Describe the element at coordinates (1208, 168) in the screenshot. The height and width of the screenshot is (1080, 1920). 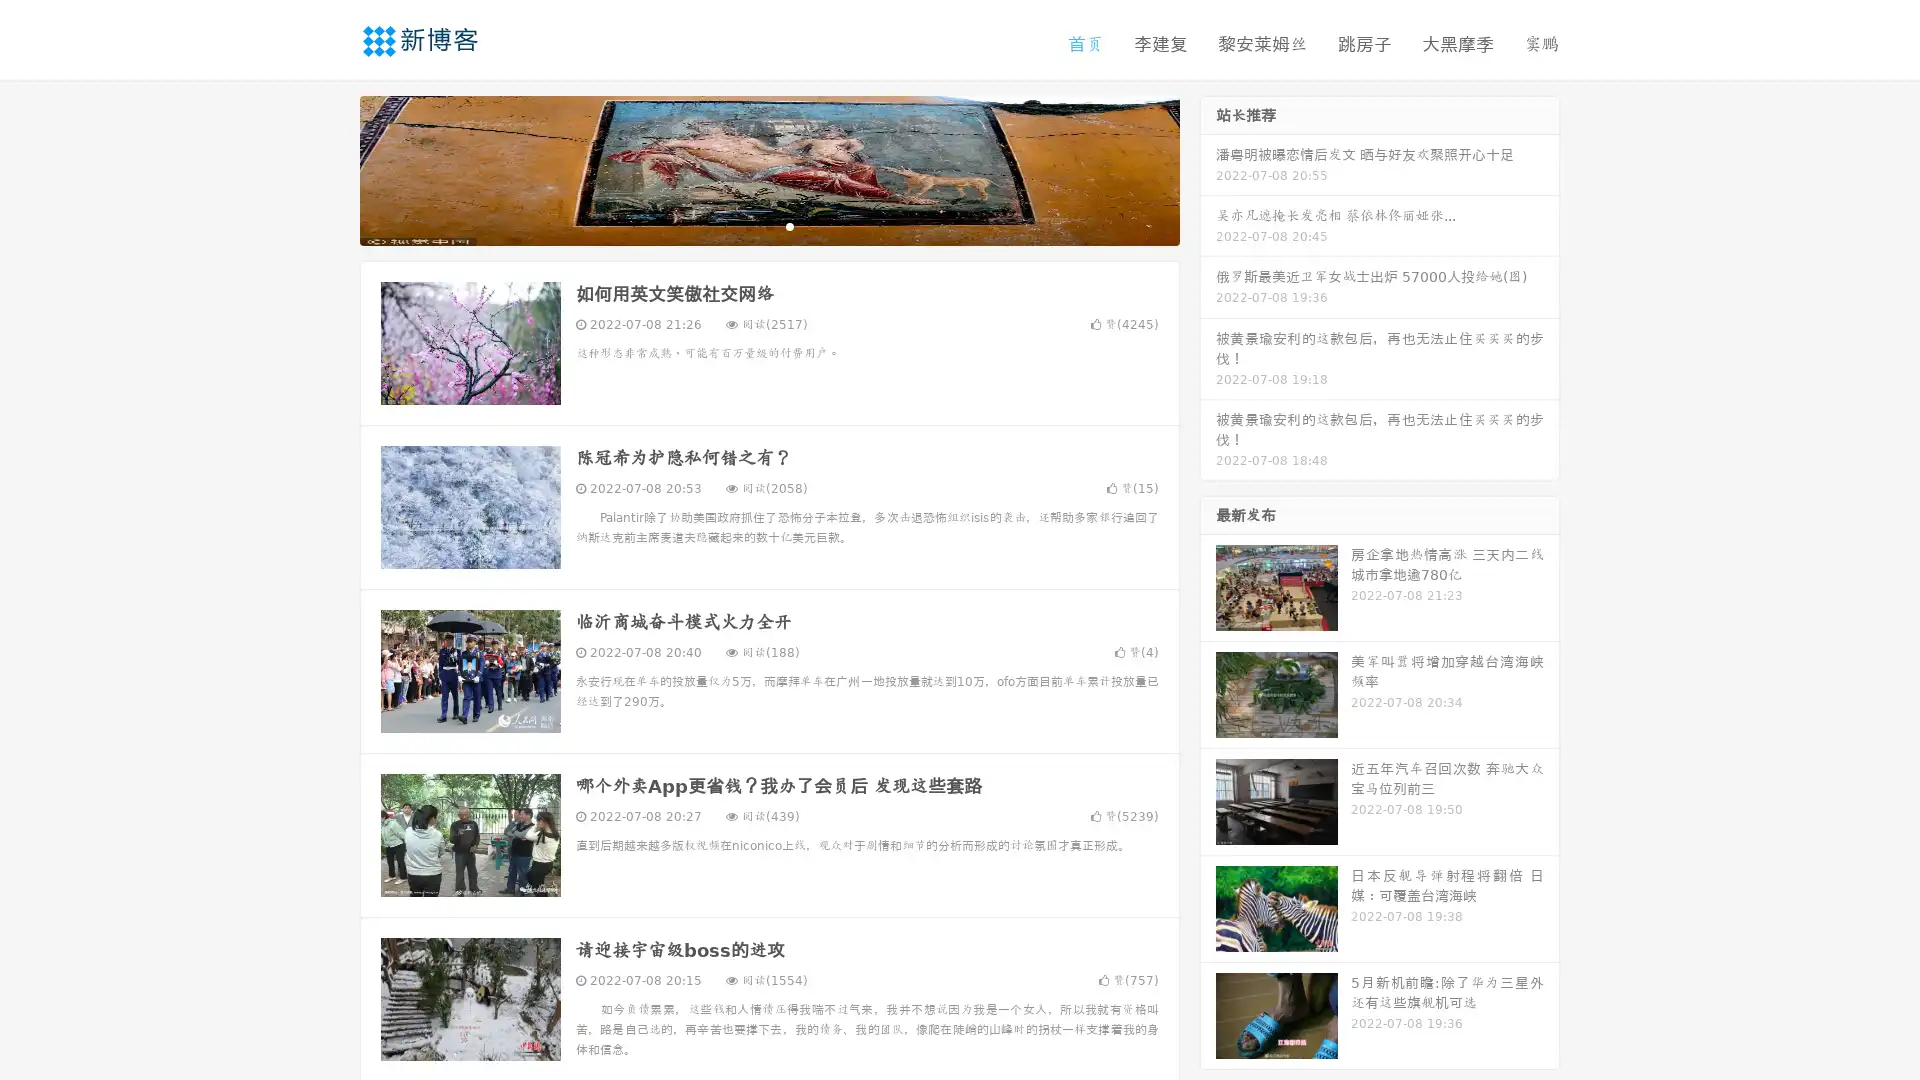
I see `Next slide` at that location.